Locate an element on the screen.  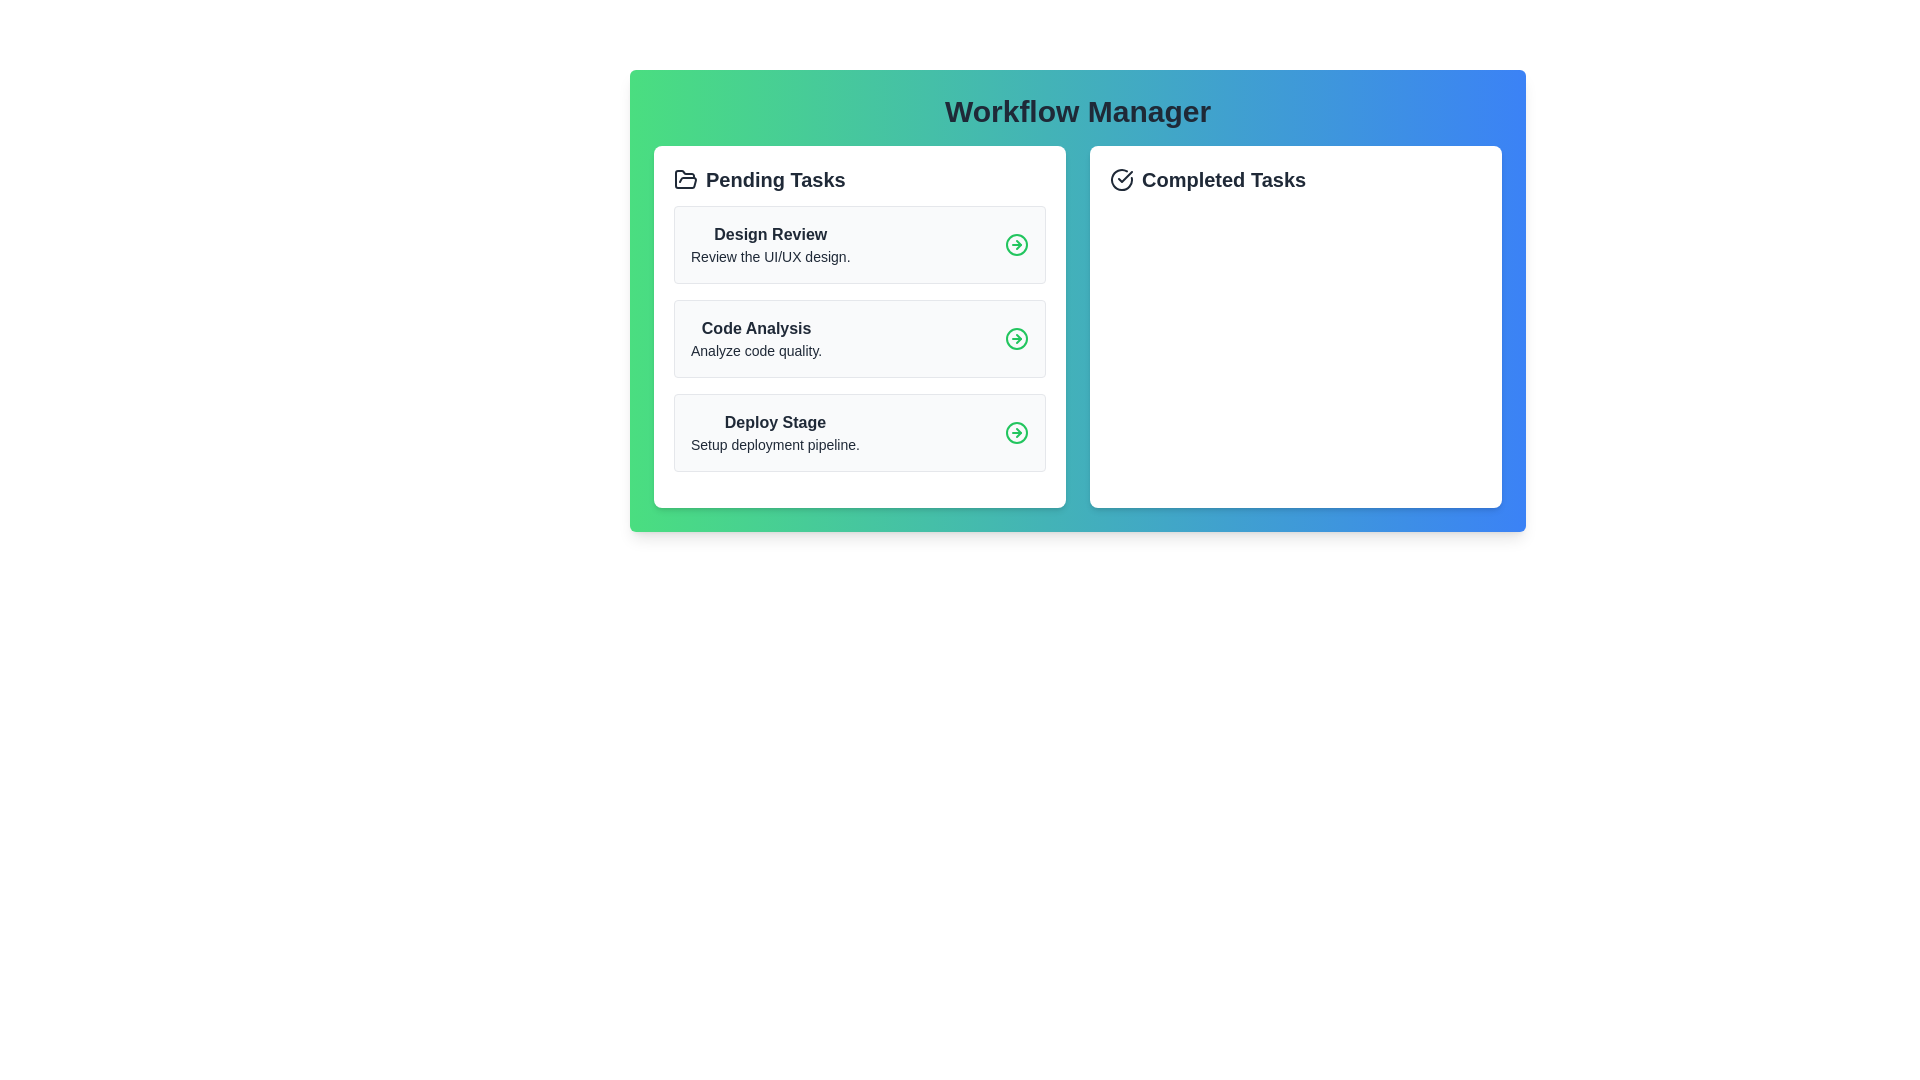
the text element reading 'Setup deployment pipeline.' which is located beneath the bold title 'Deploy Stage' in the 'Pending Tasks' section is located at coordinates (774, 443).